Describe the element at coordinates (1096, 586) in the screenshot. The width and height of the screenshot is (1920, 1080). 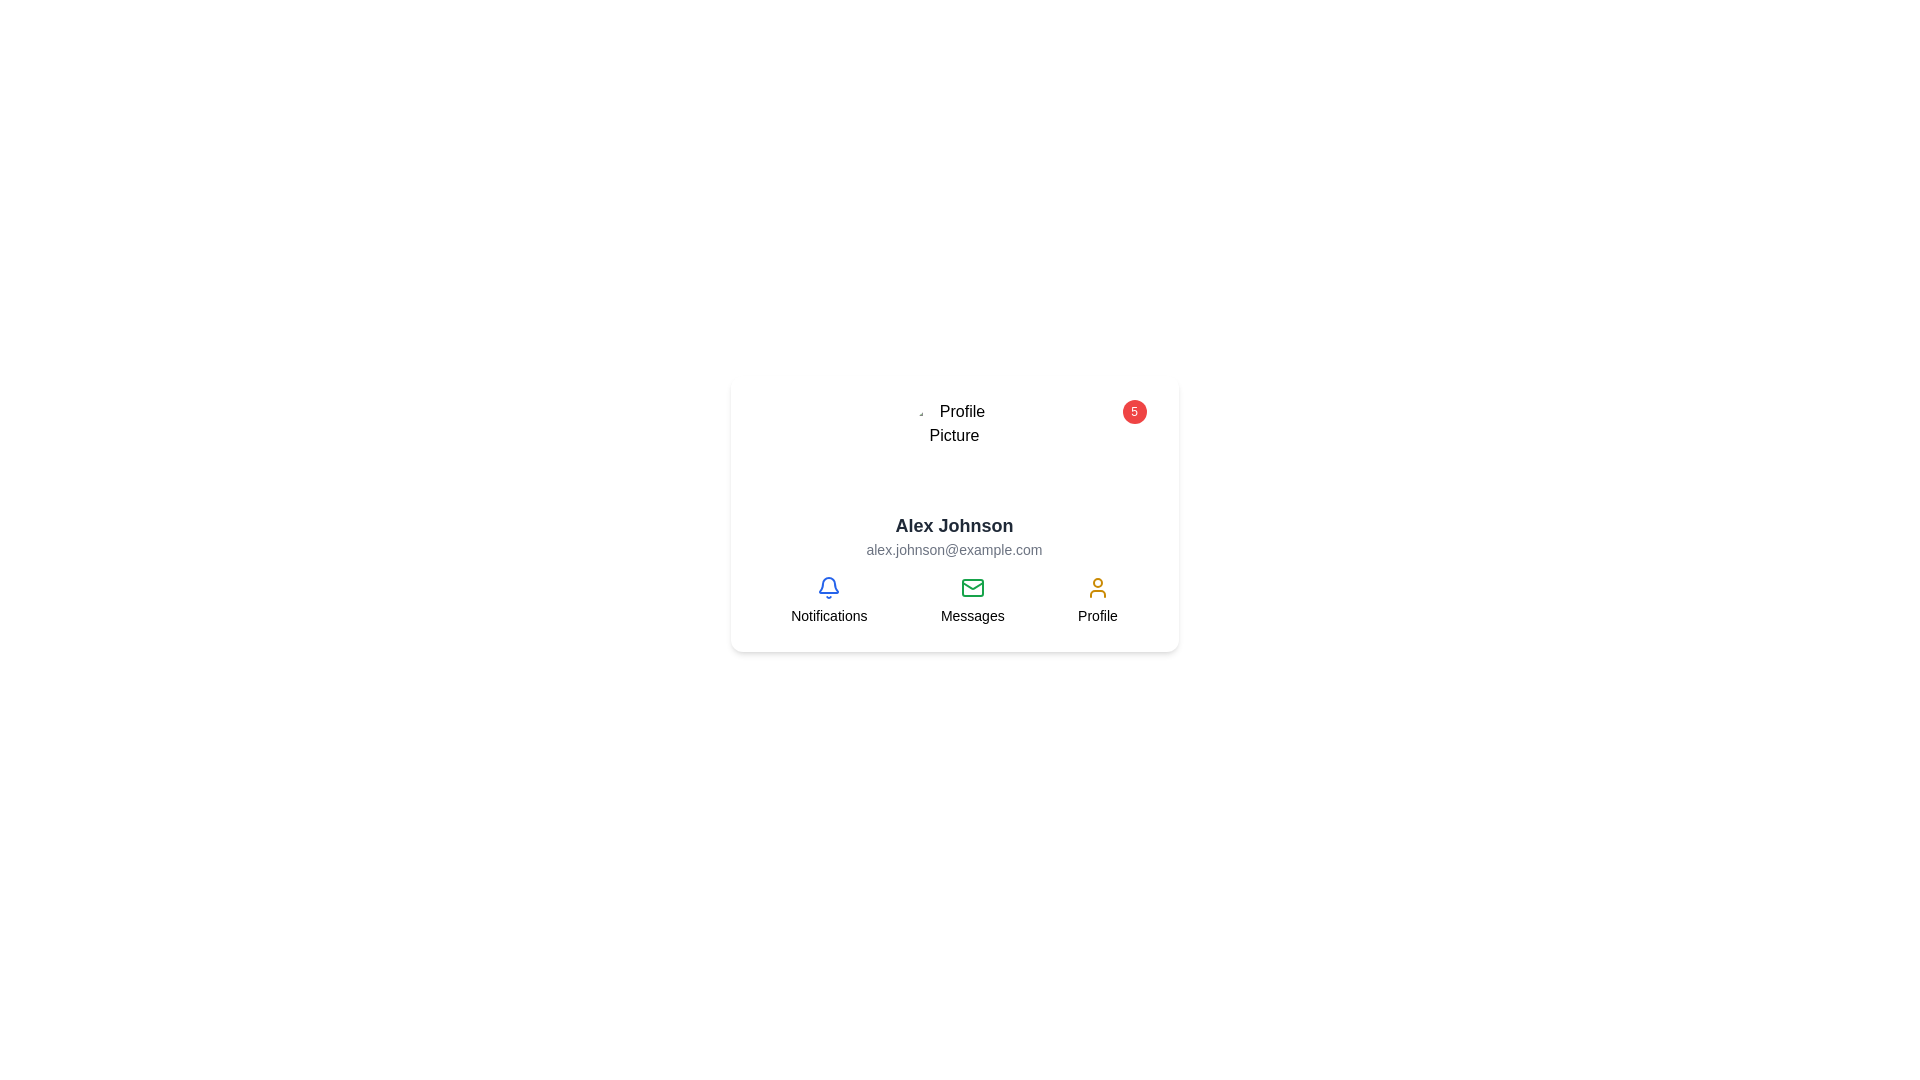
I see `the profile icon located centrally above the 'Profile' label` at that location.